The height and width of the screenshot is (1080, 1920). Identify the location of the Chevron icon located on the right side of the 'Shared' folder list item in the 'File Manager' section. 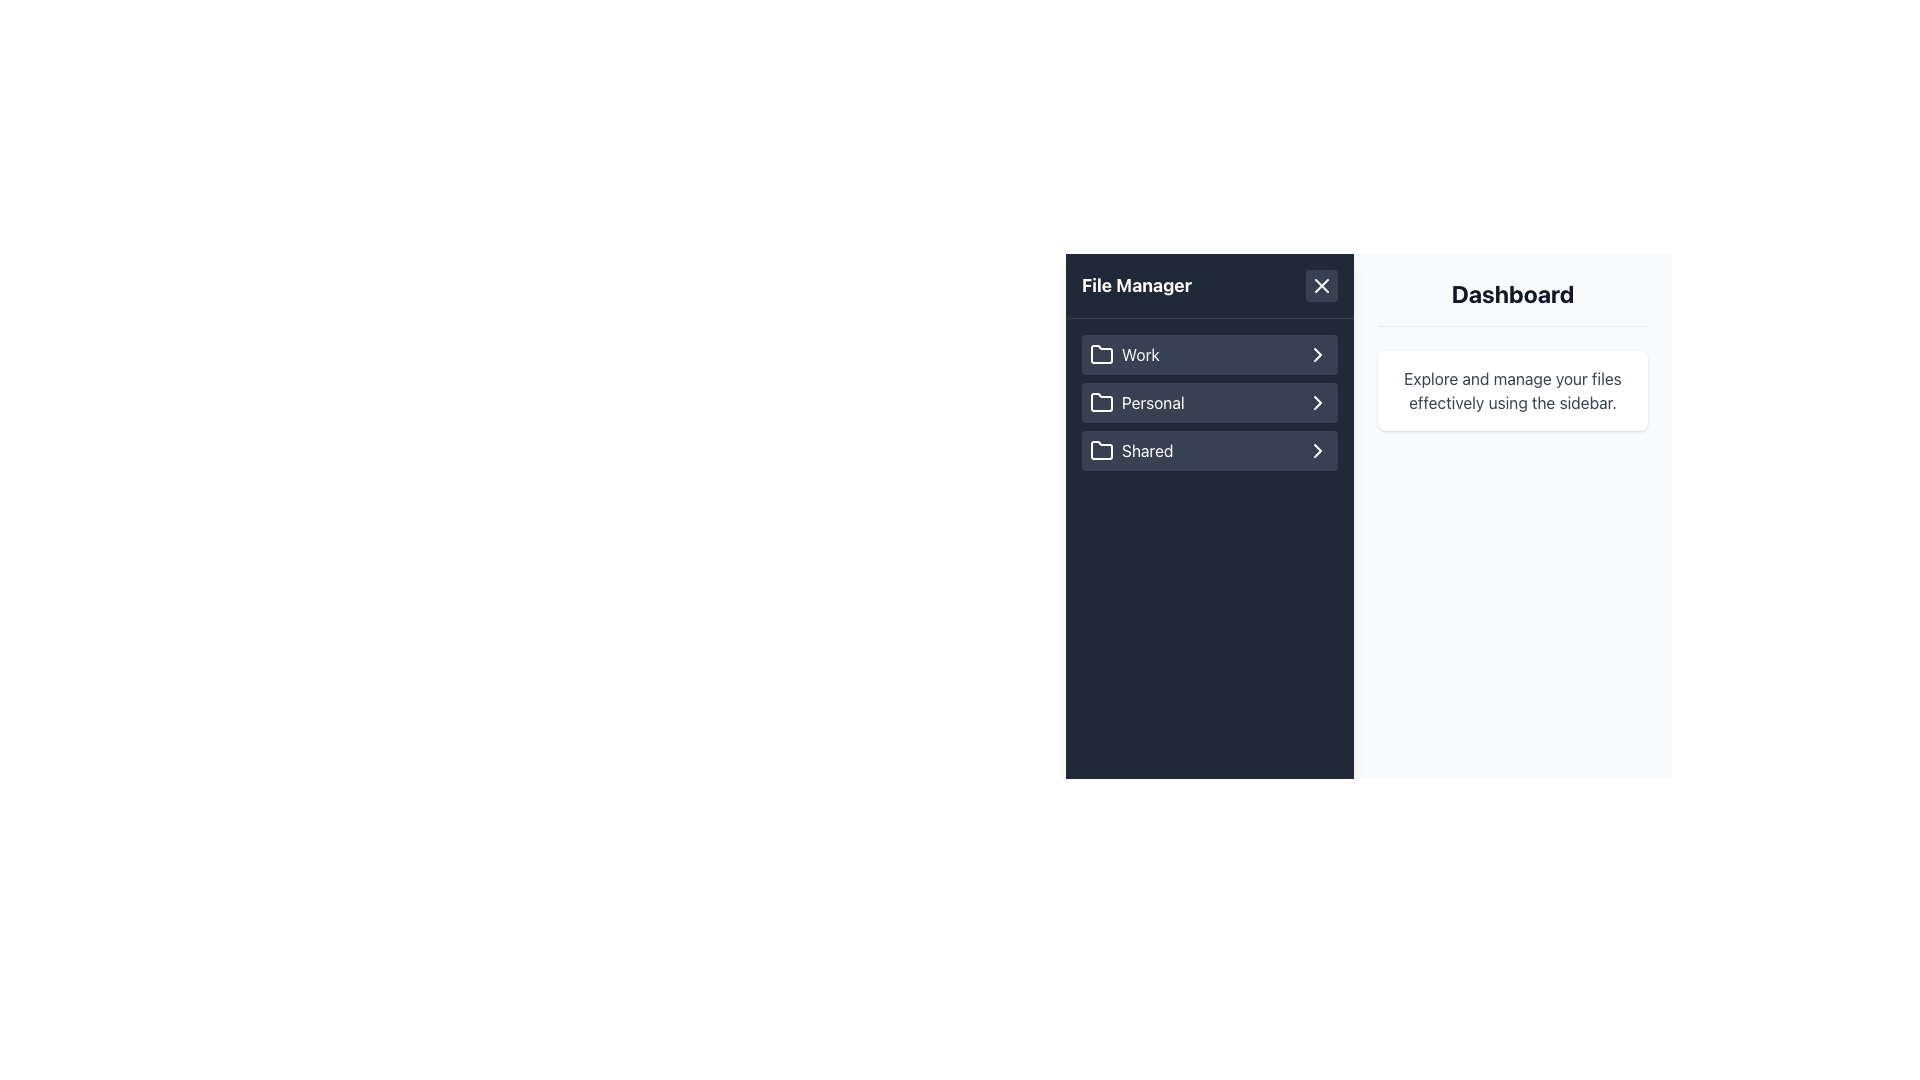
(1318, 451).